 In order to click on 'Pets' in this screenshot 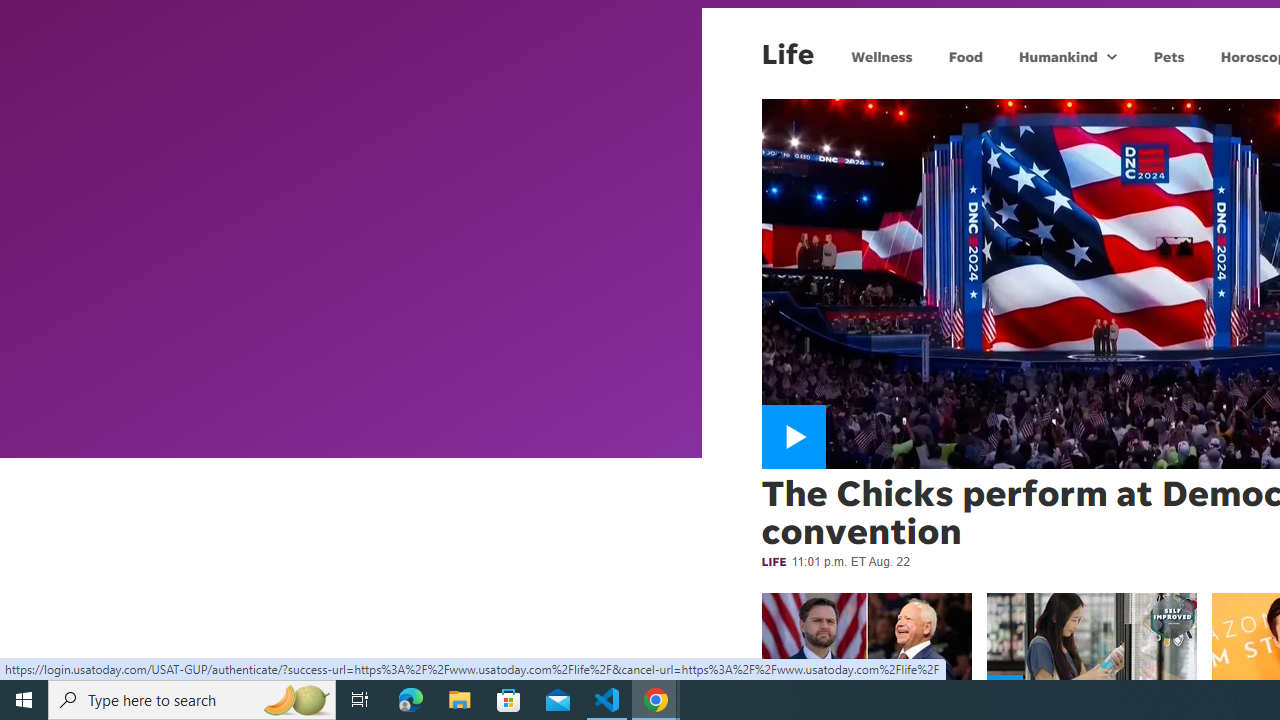, I will do `click(1168, 55)`.